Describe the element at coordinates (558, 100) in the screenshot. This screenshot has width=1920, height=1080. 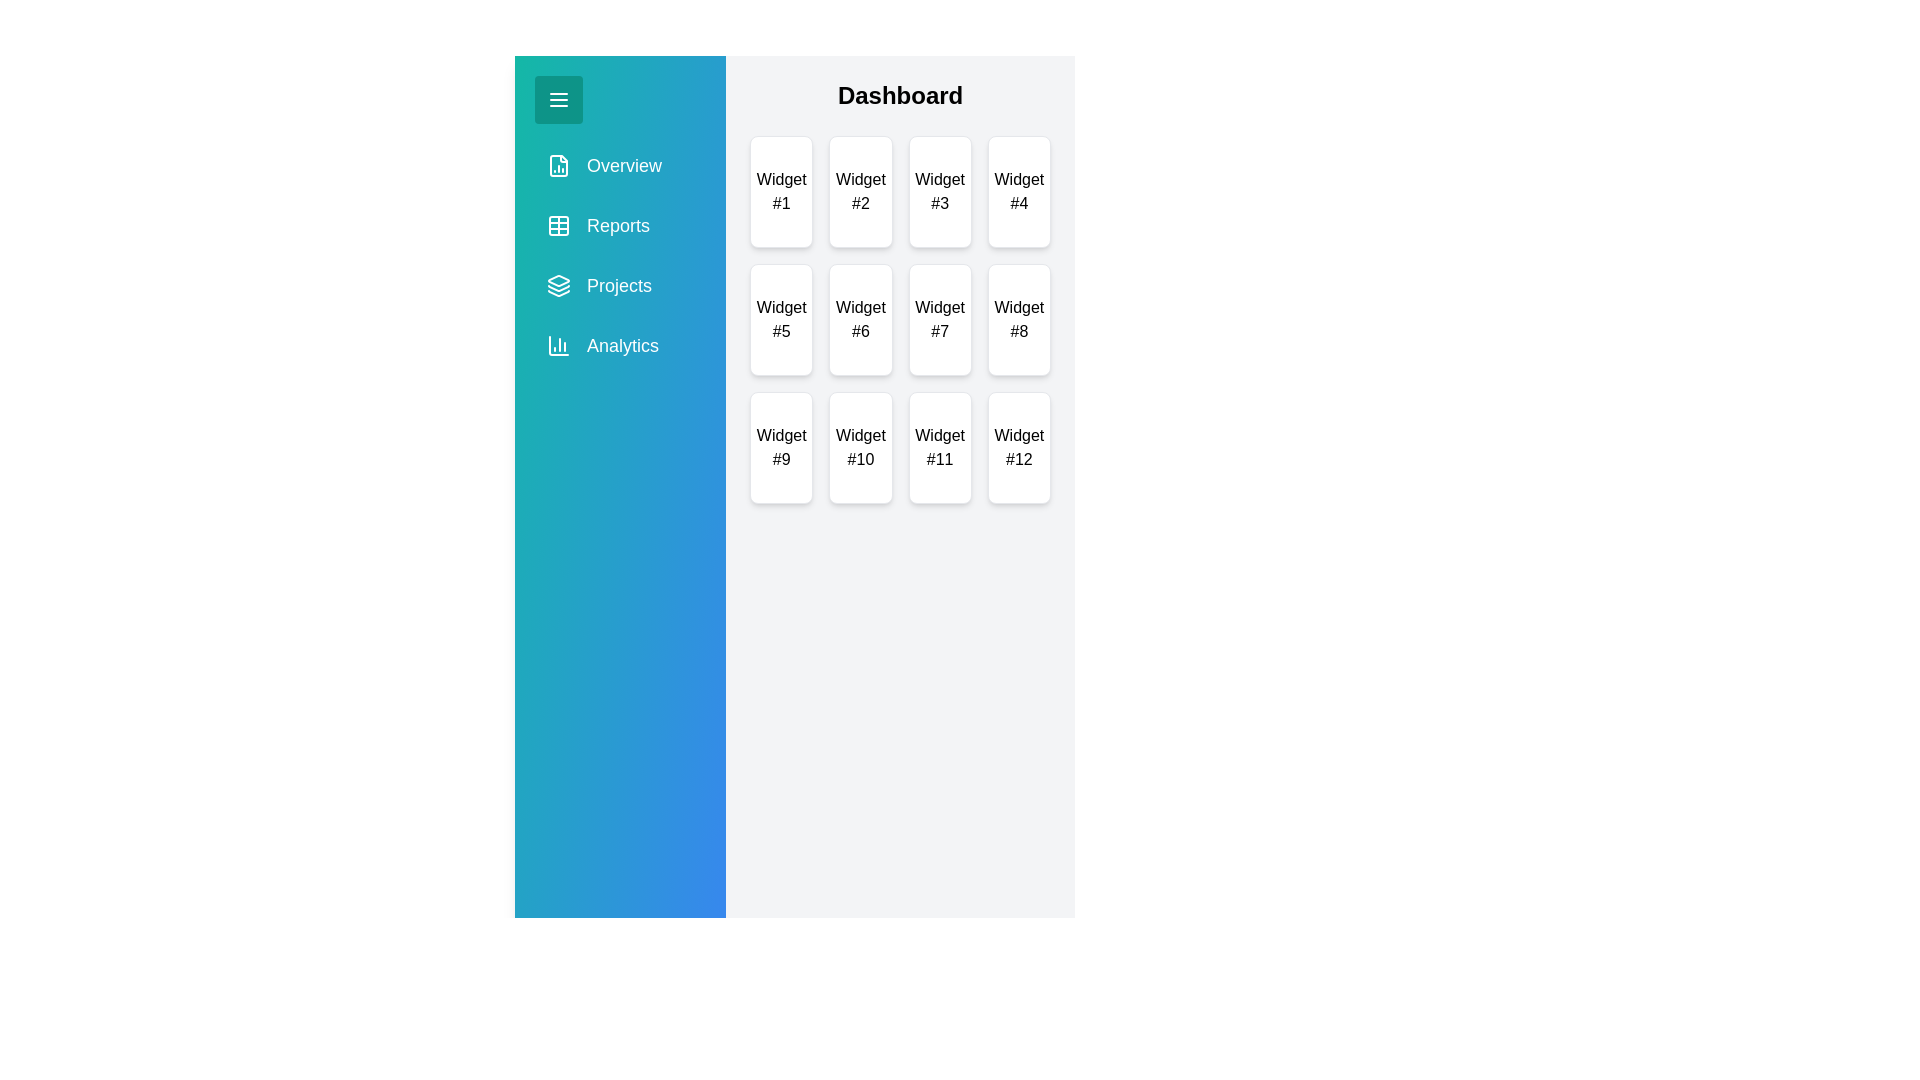
I see `the menu button to toggle the drawer` at that location.